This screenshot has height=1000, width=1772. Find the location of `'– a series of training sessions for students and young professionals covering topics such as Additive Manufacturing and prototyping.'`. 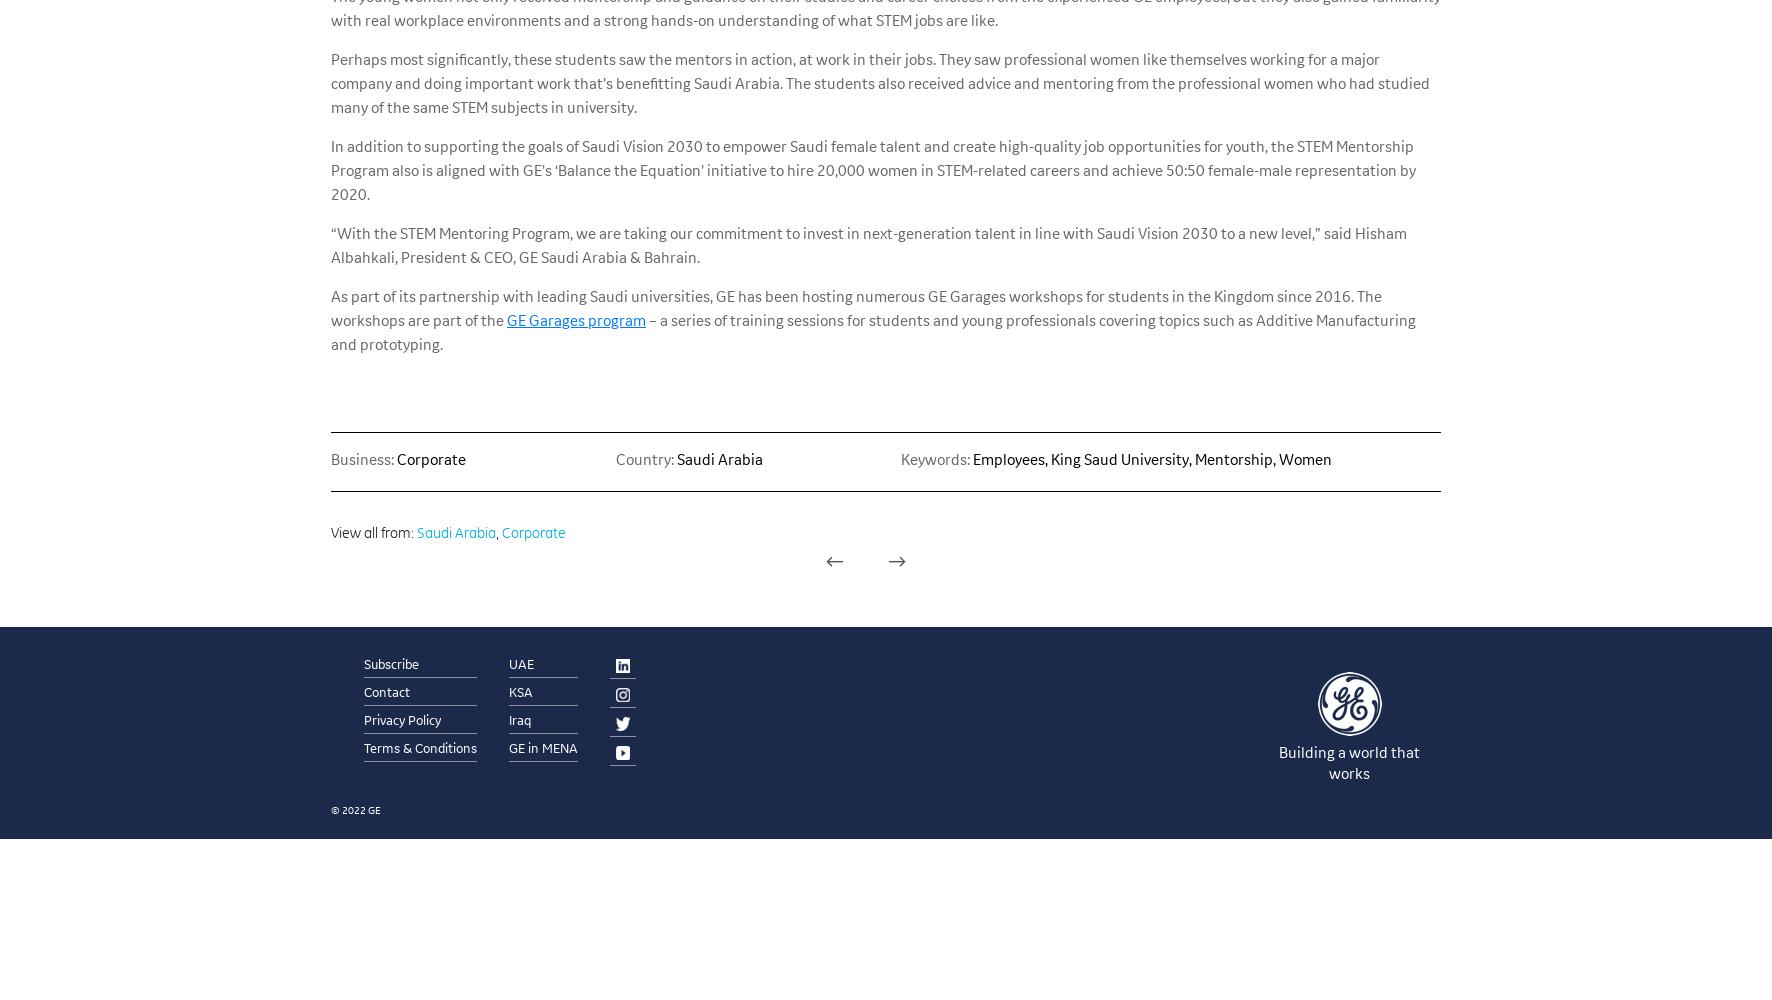

'– a series of training sessions for students and young professionals covering topics such as Additive Manufacturing and prototyping.' is located at coordinates (330, 330).